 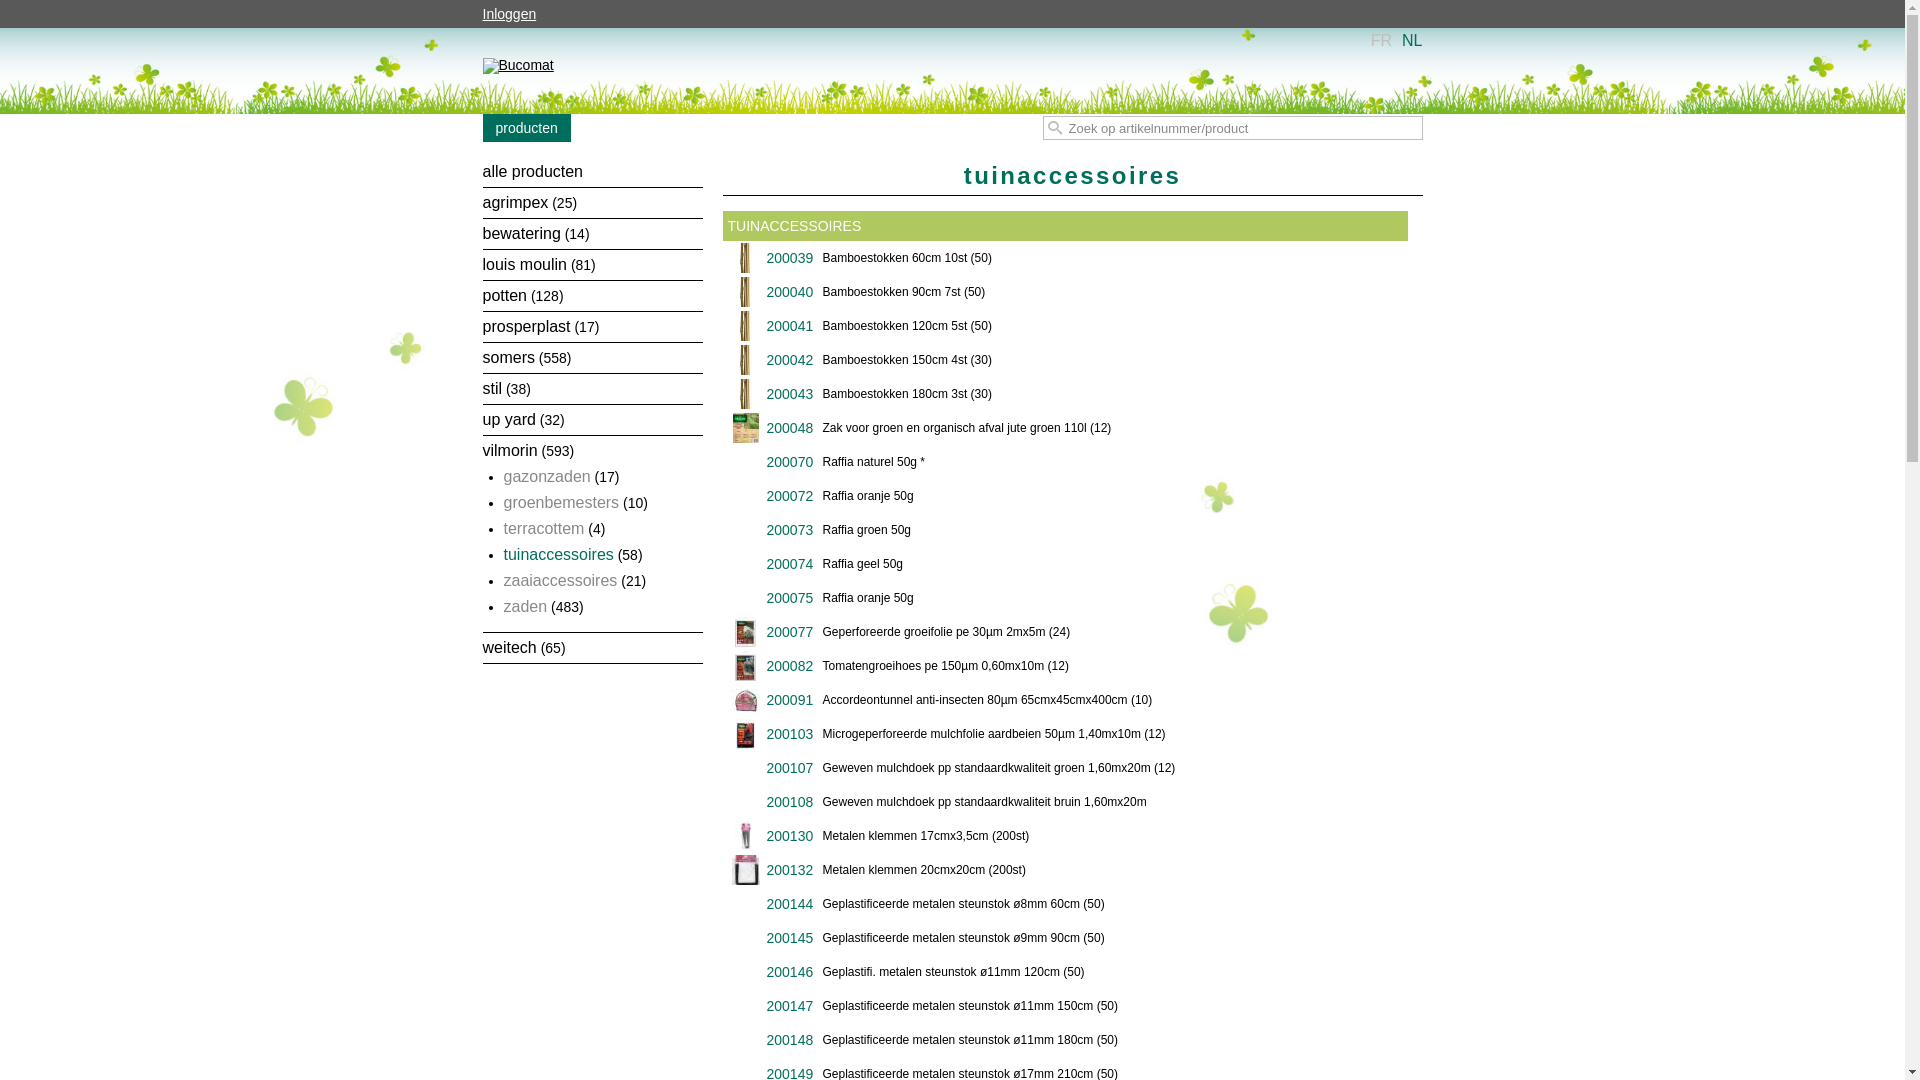 What do you see at coordinates (508, 647) in the screenshot?
I see `'weitech'` at bounding box center [508, 647].